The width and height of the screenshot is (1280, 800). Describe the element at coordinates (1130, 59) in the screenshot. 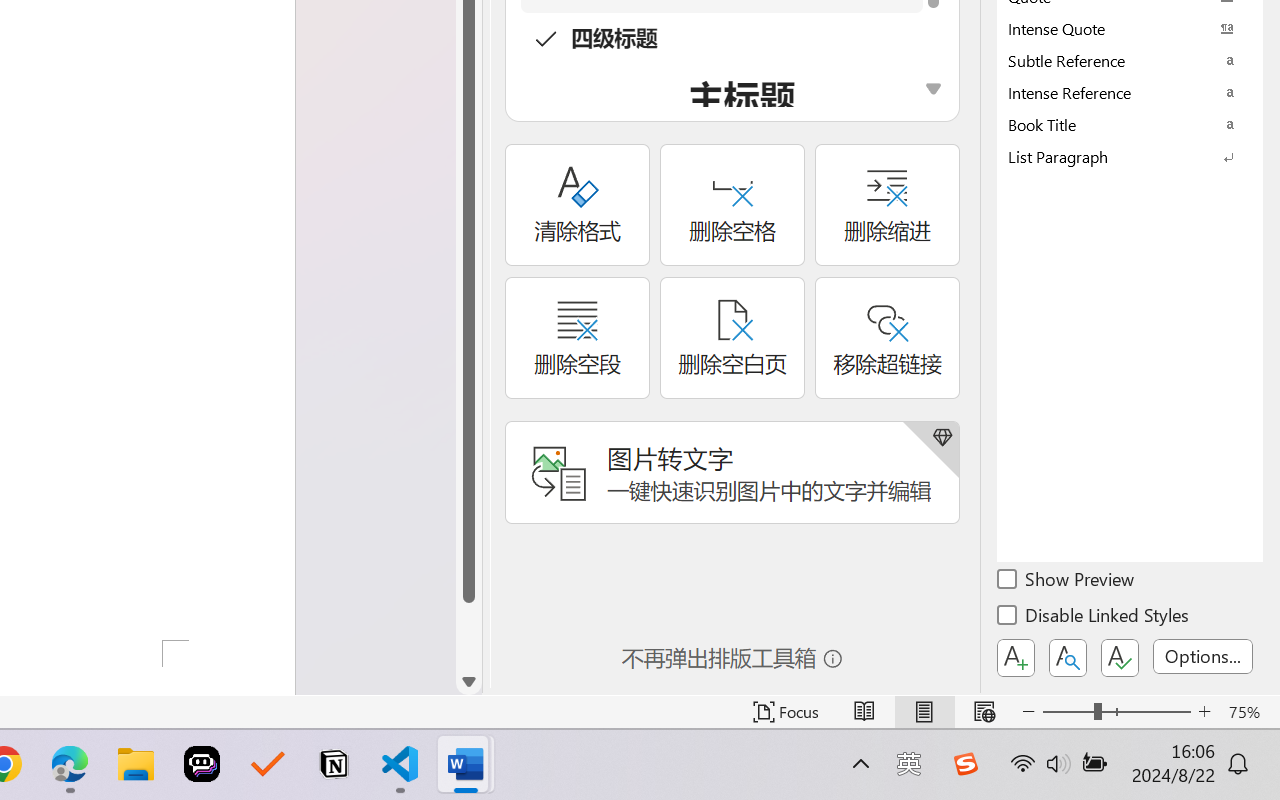

I see `'Subtle Reference'` at that location.